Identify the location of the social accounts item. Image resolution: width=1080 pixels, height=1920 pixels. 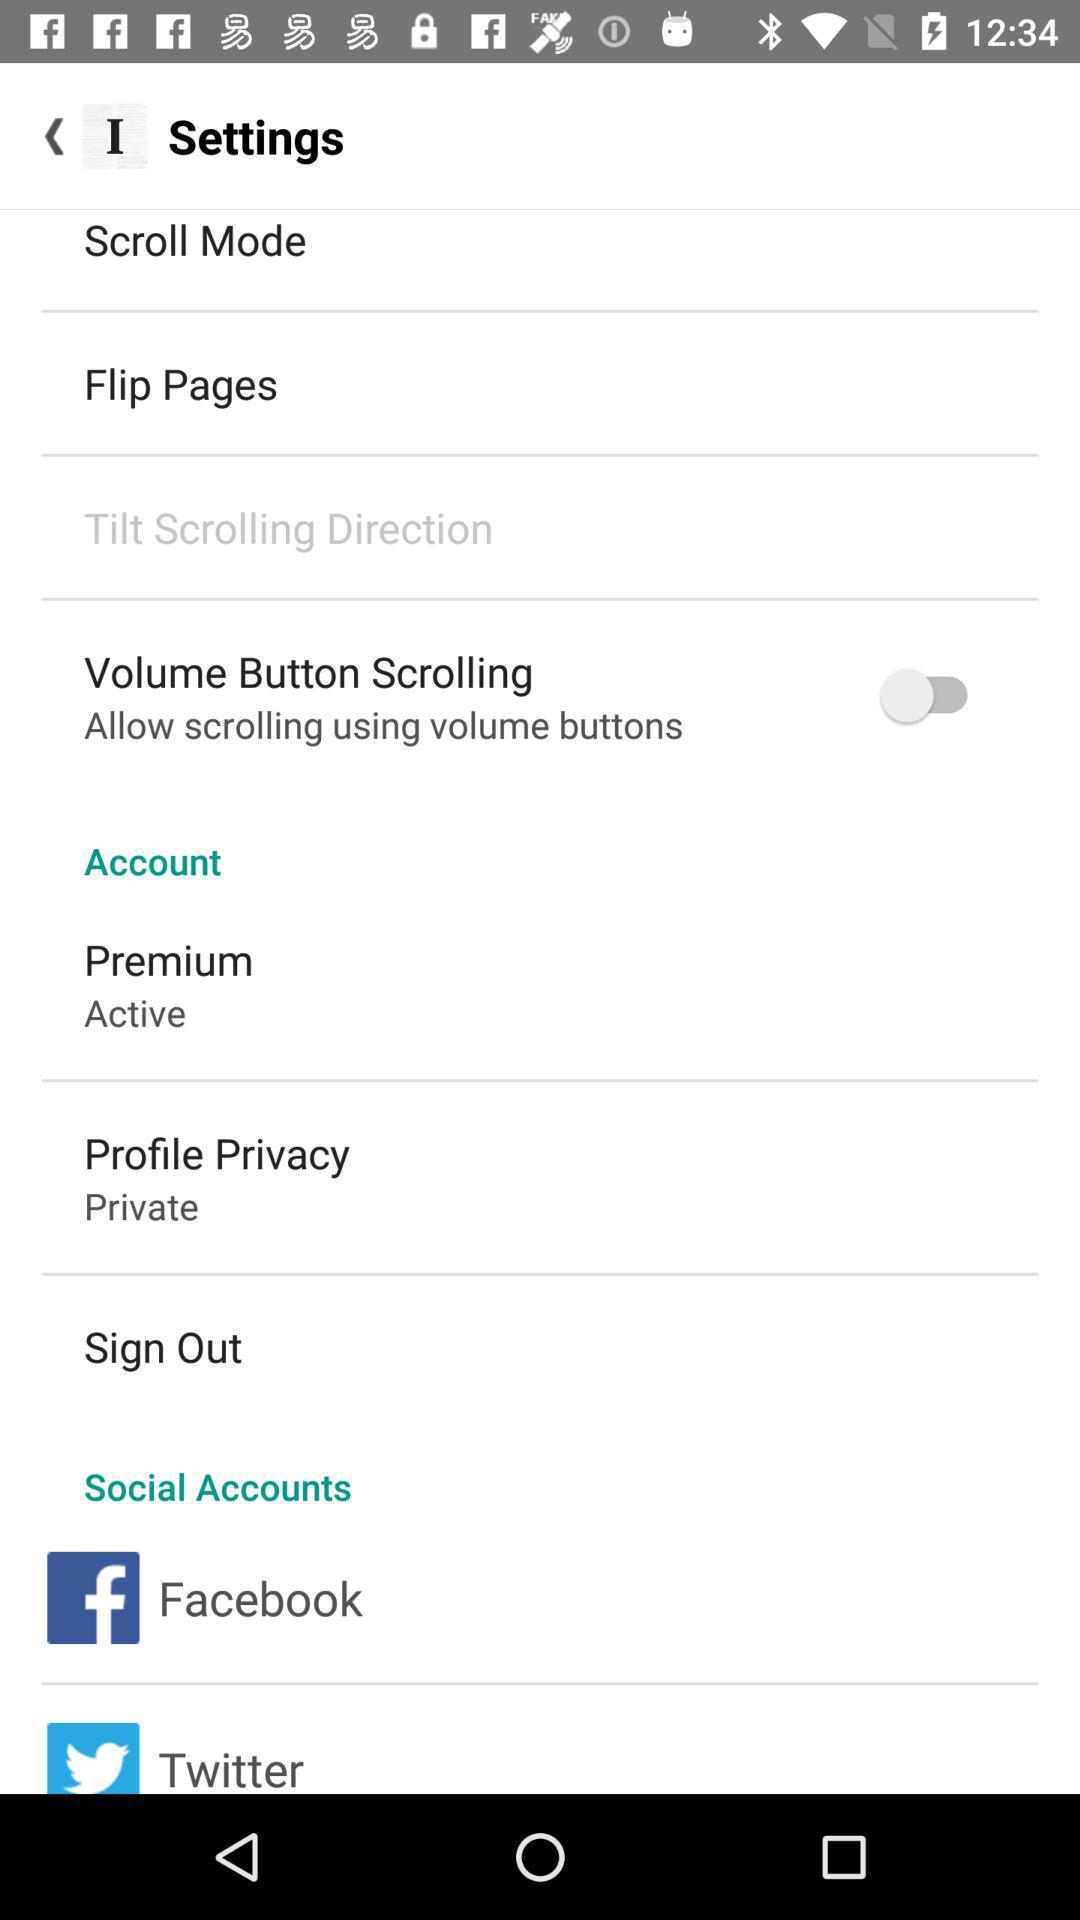
(540, 1465).